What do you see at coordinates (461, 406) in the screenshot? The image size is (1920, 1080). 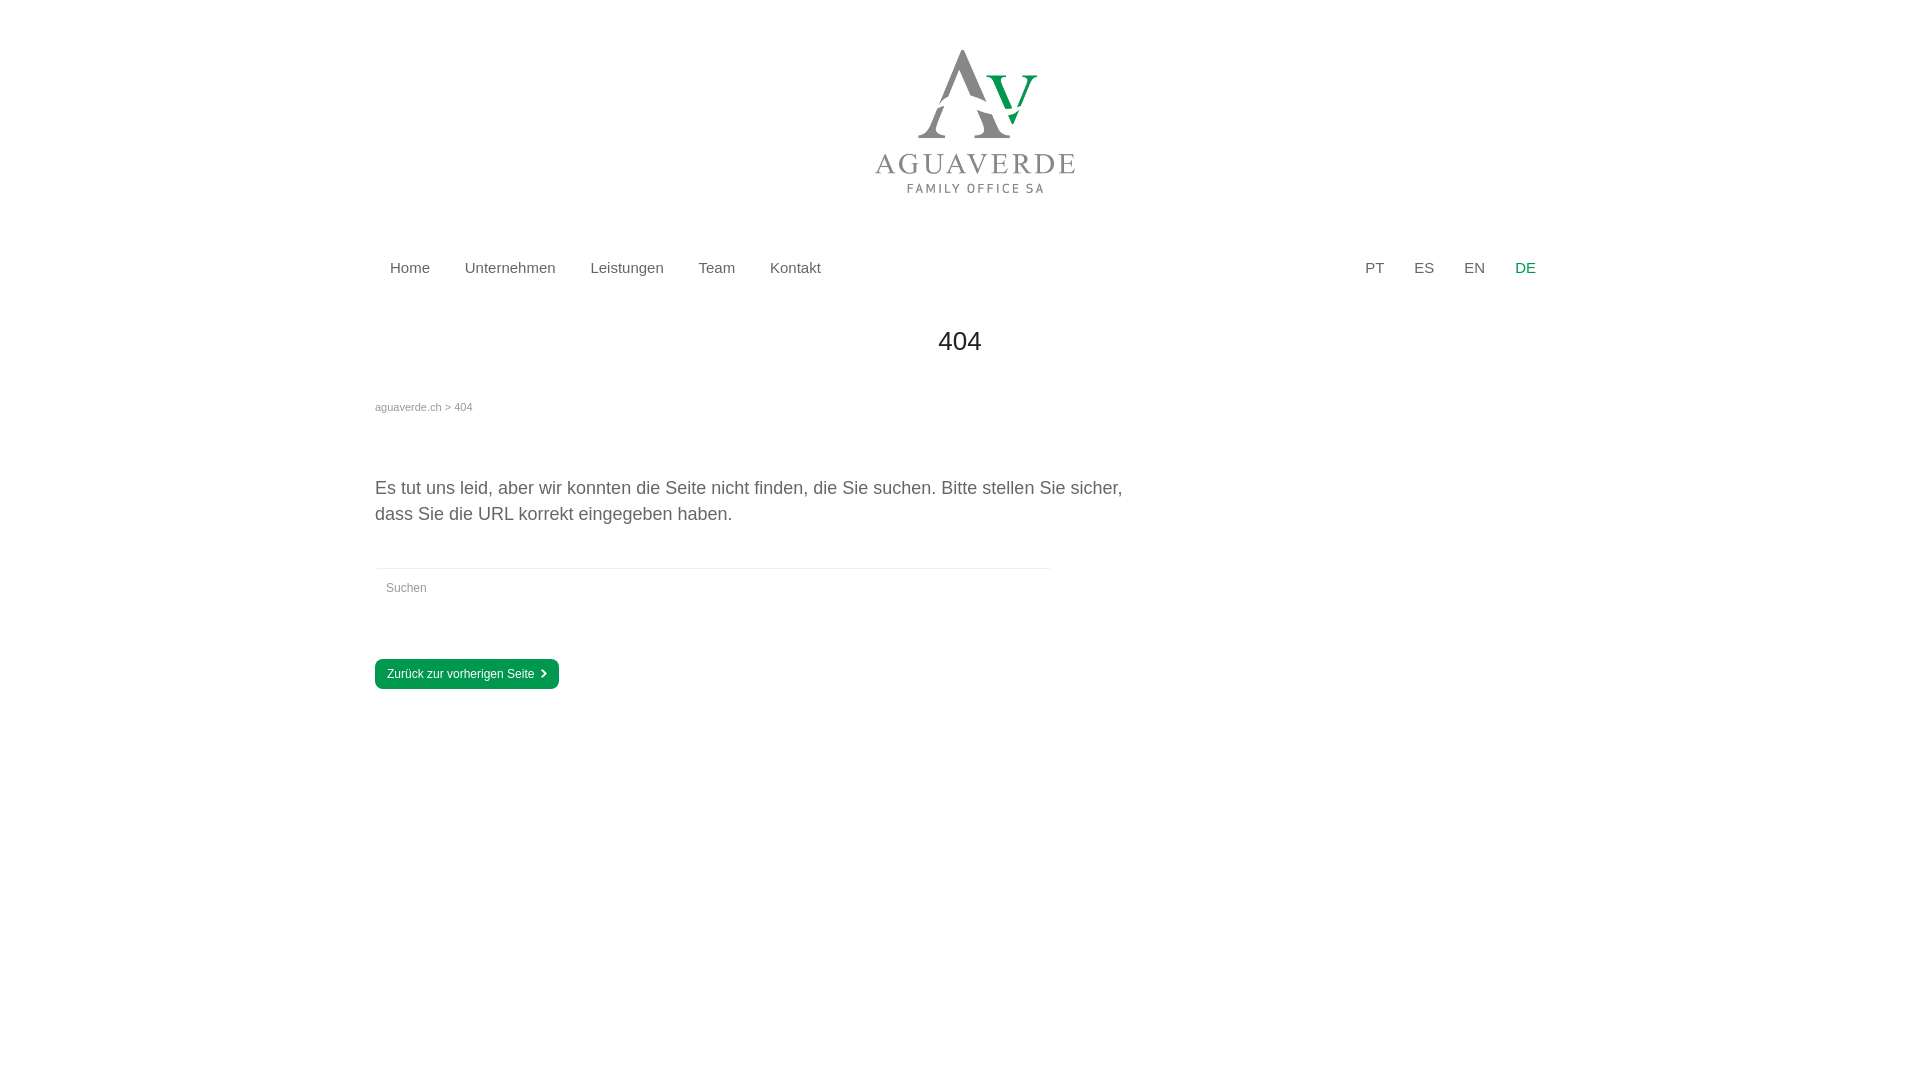 I see `'404'` at bounding box center [461, 406].